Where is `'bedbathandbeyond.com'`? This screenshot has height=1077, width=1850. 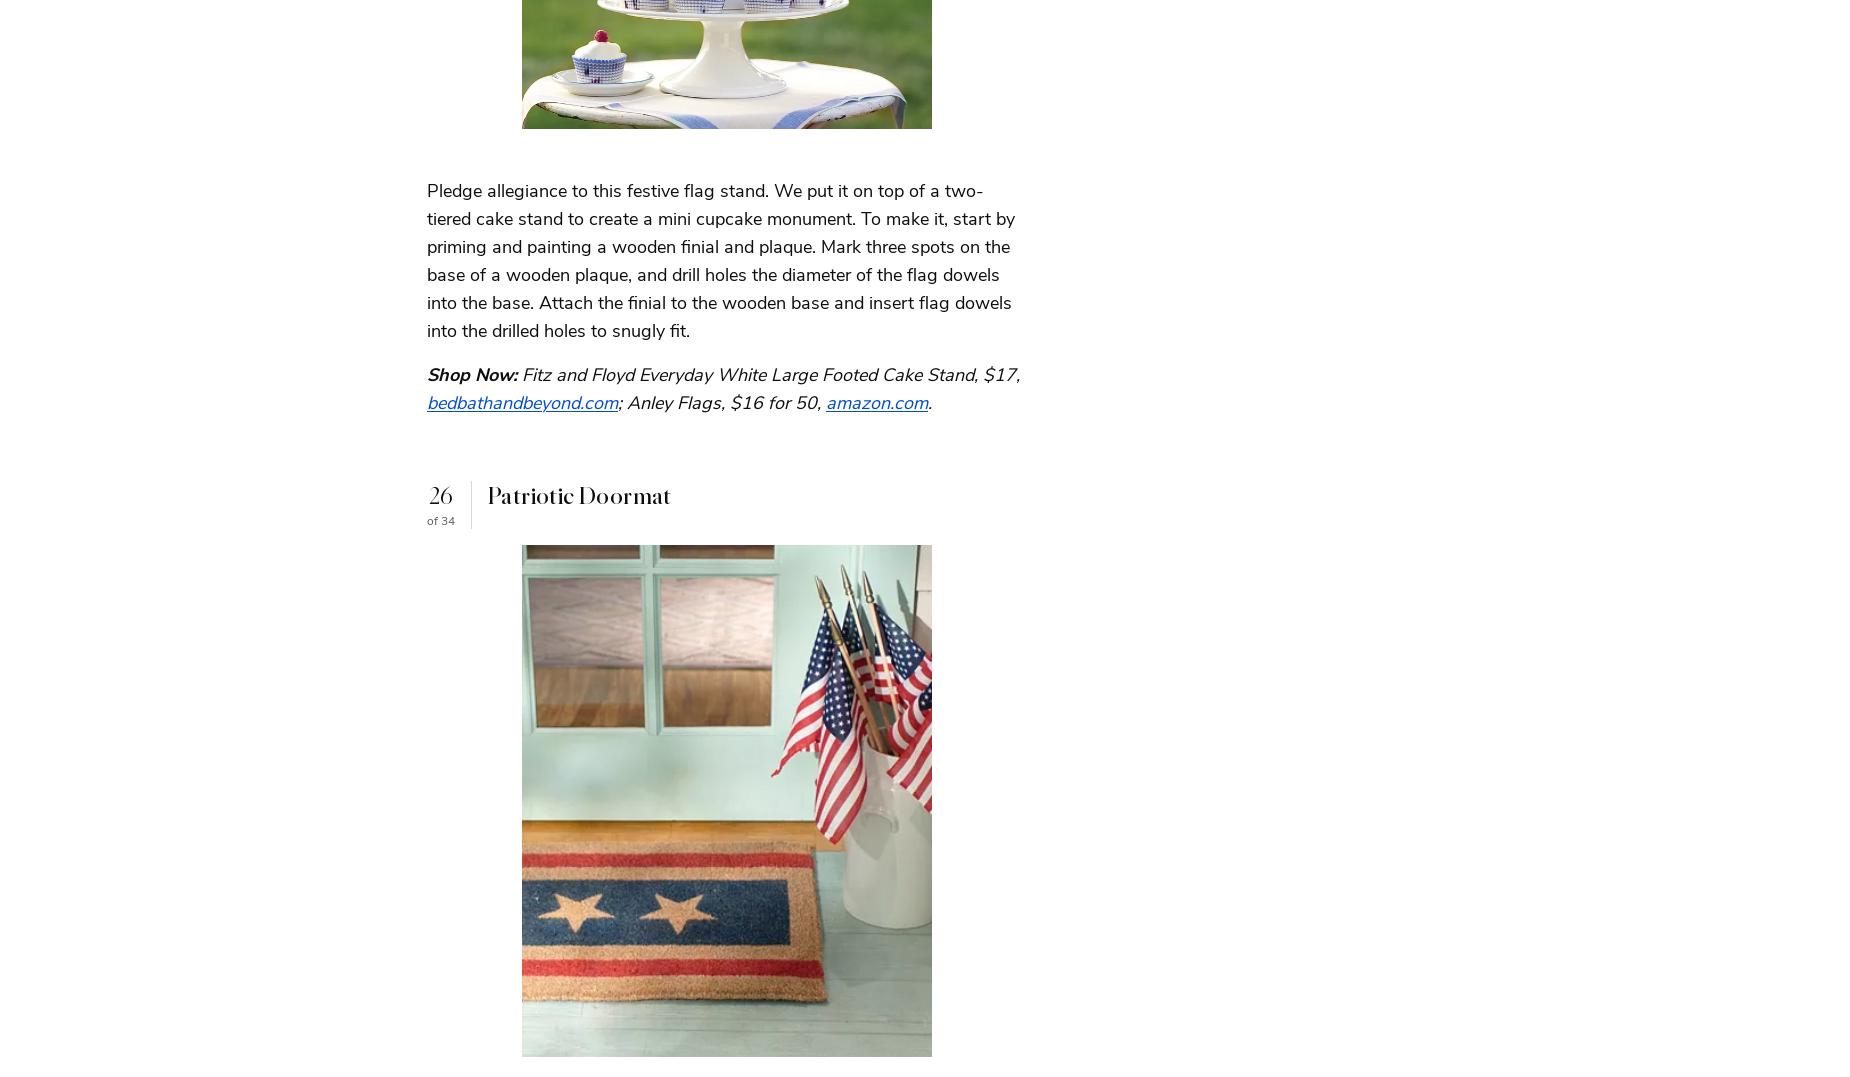 'bedbathandbeyond.com' is located at coordinates (522, 402).